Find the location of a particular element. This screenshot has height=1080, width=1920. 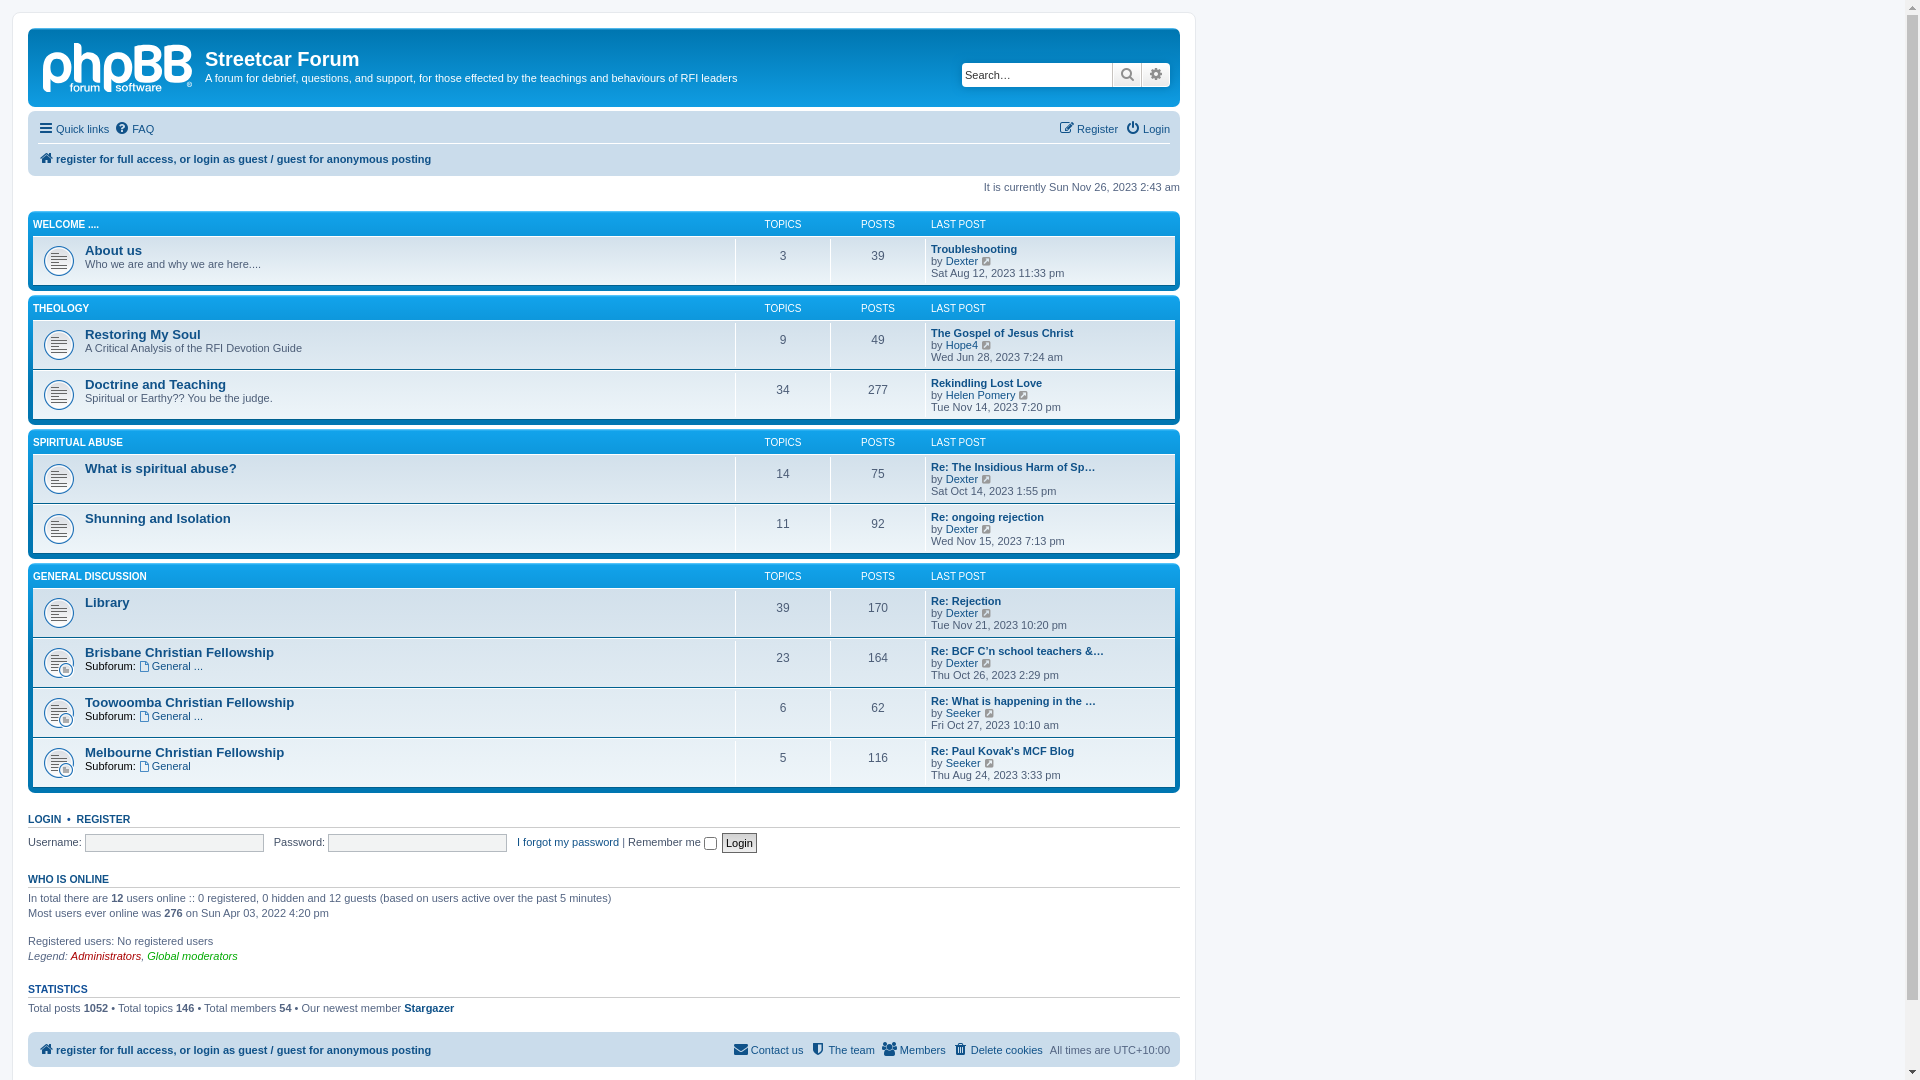

'LOGIN' is located at coordinates (44, 818).